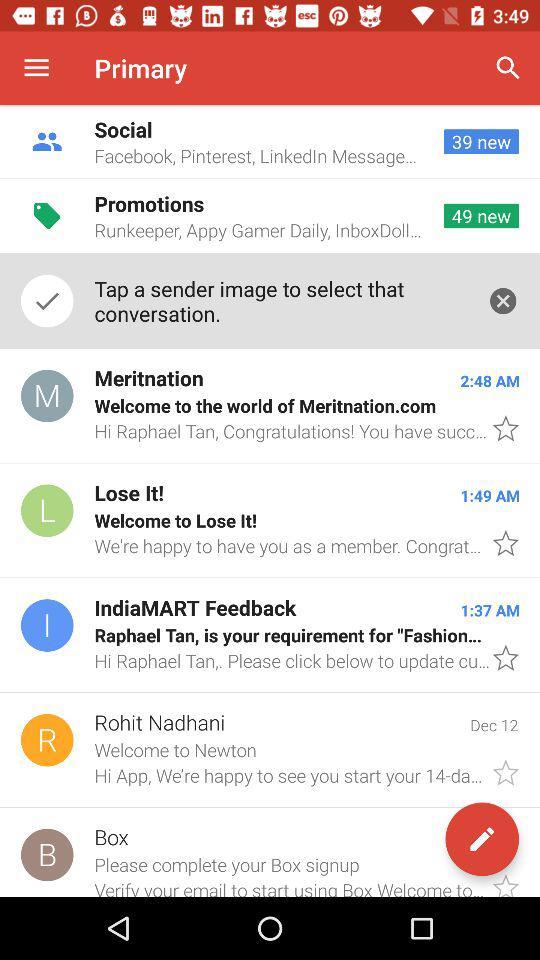  Describe the element at coordinates (508, 68) in the screenshot. I see `icon to the right of primary` at that location.